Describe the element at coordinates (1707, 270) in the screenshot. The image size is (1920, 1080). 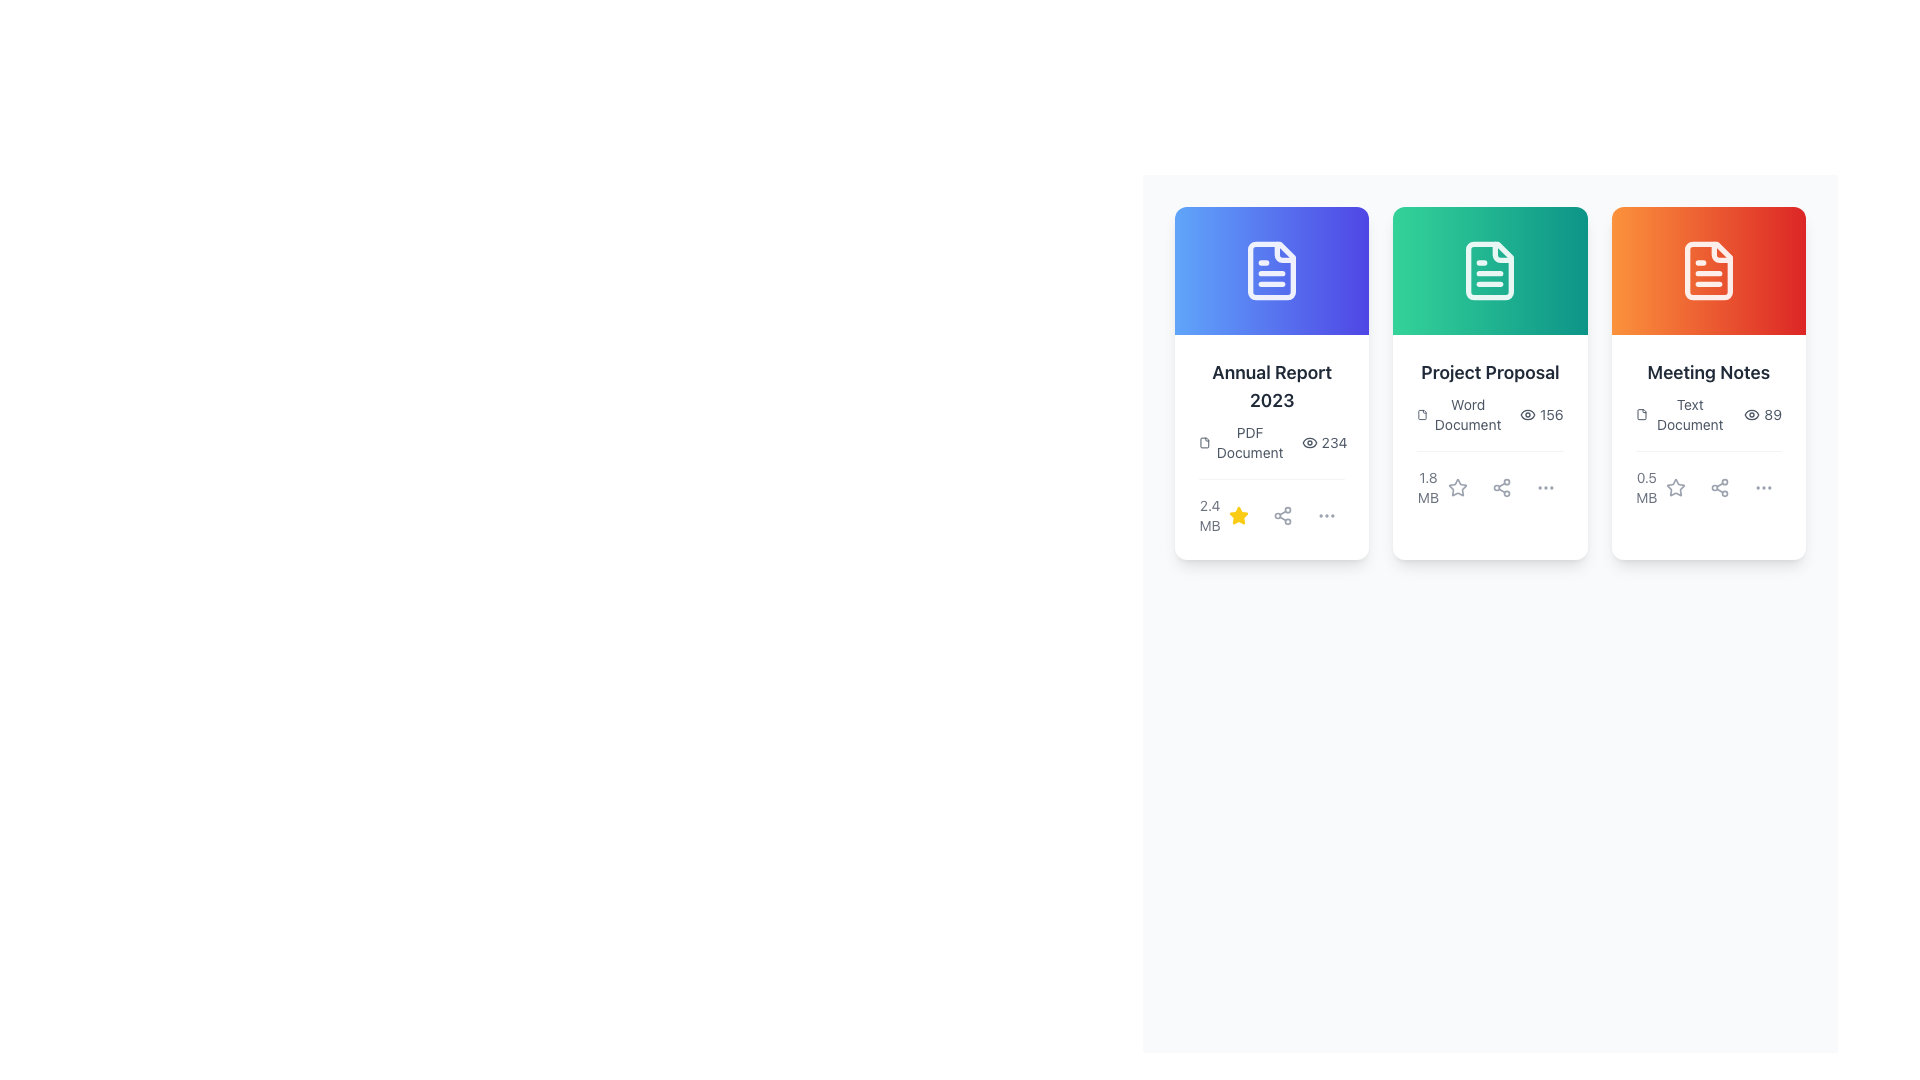
I see `the document icon with a white gradient overlay located at the top center of the 'Meeting Notes' card` at that location.